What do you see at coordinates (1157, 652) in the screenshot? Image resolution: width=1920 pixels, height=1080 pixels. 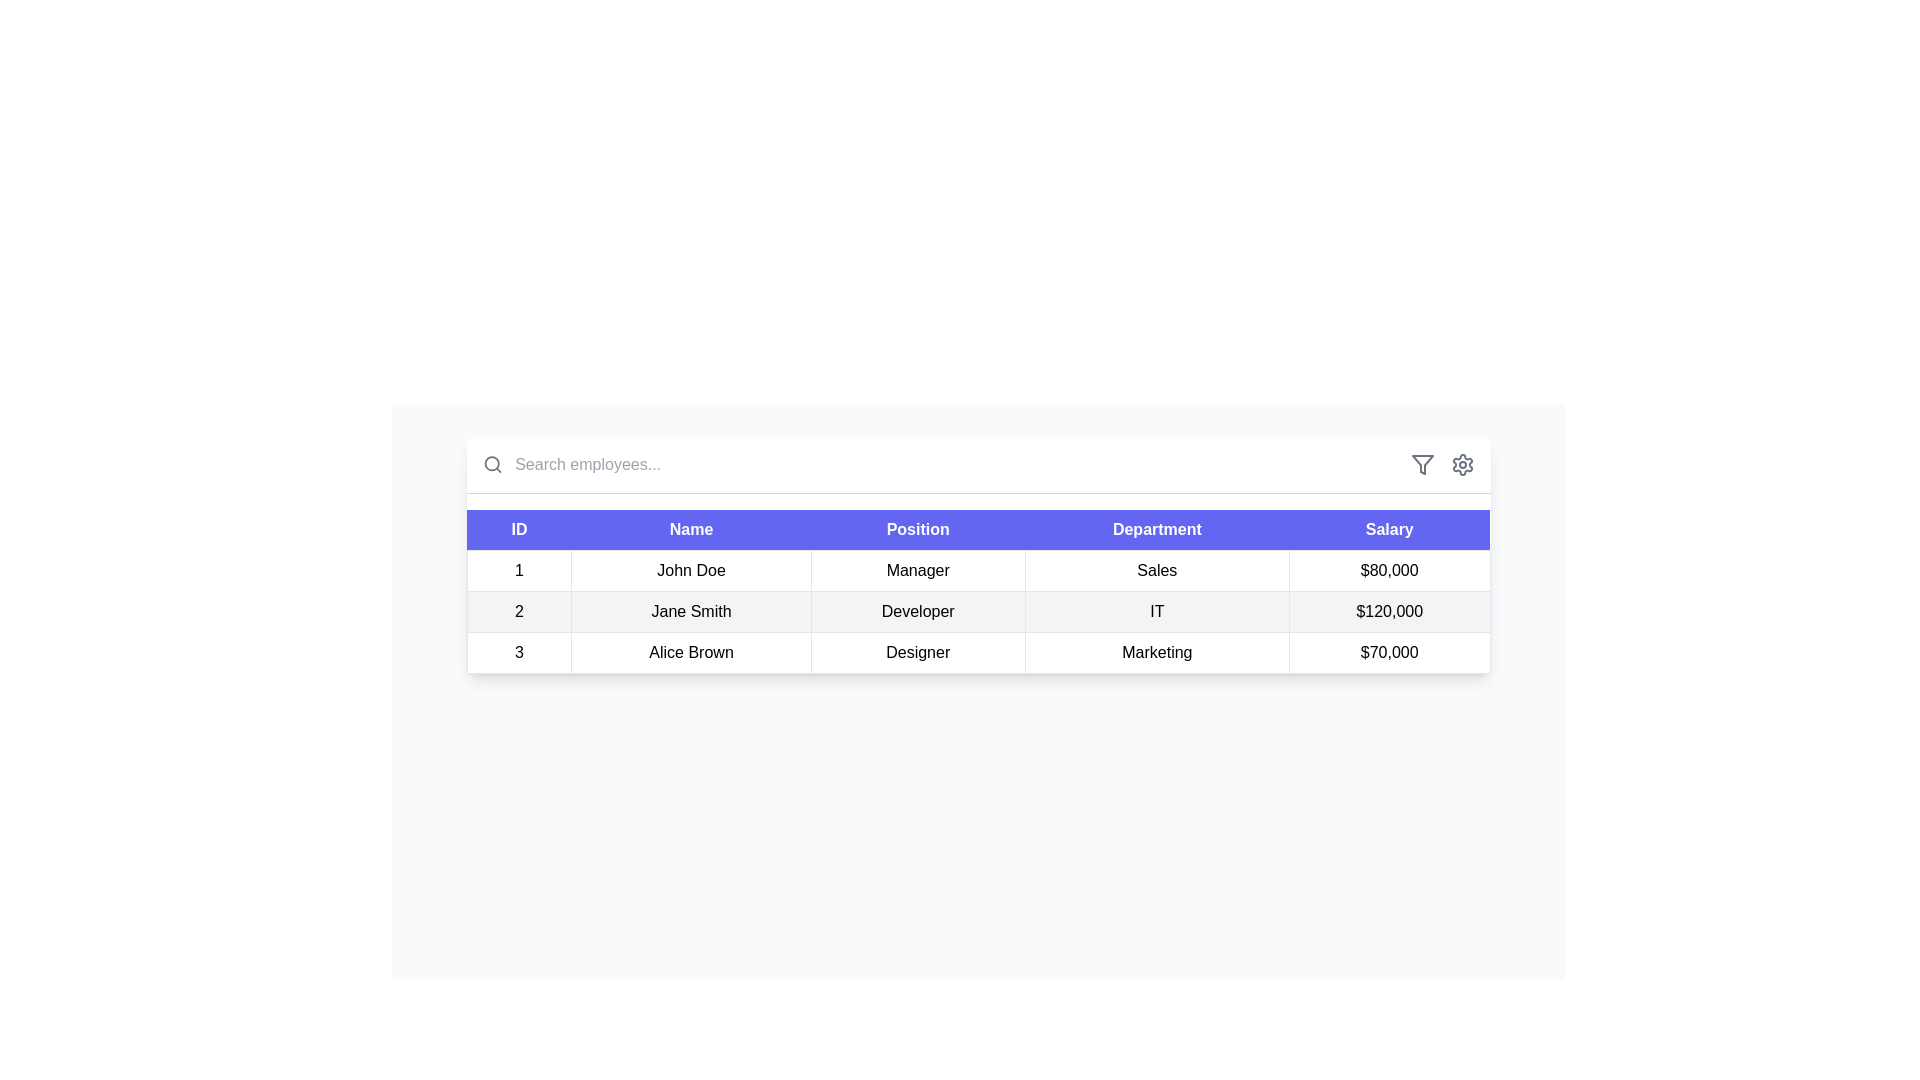 I see `the text display field containing the text 'Marketing' in the 'Department' column of the employee record for 'Alice Brown'` at bounding box center [1157, 652].